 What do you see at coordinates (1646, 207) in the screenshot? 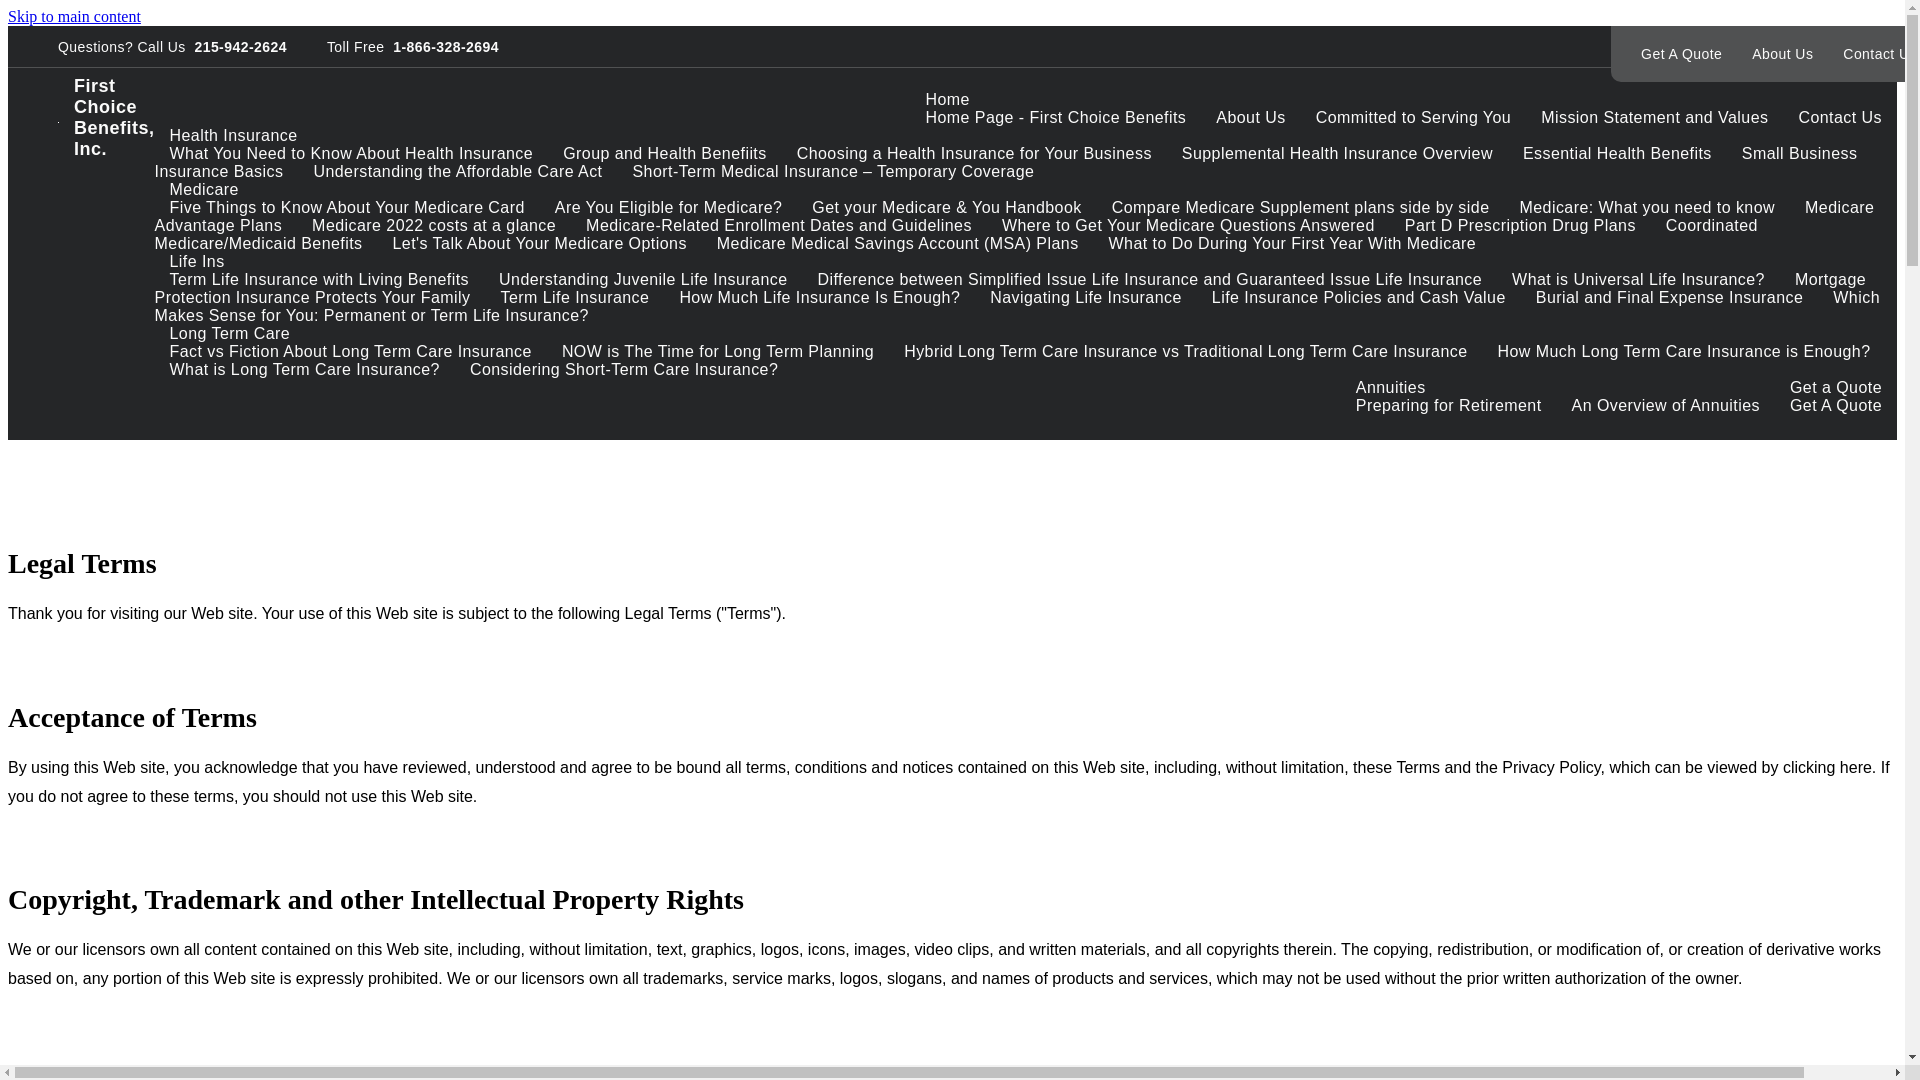
I see `'Medicare: What you need to know'` at bounding box center [1646, 207].